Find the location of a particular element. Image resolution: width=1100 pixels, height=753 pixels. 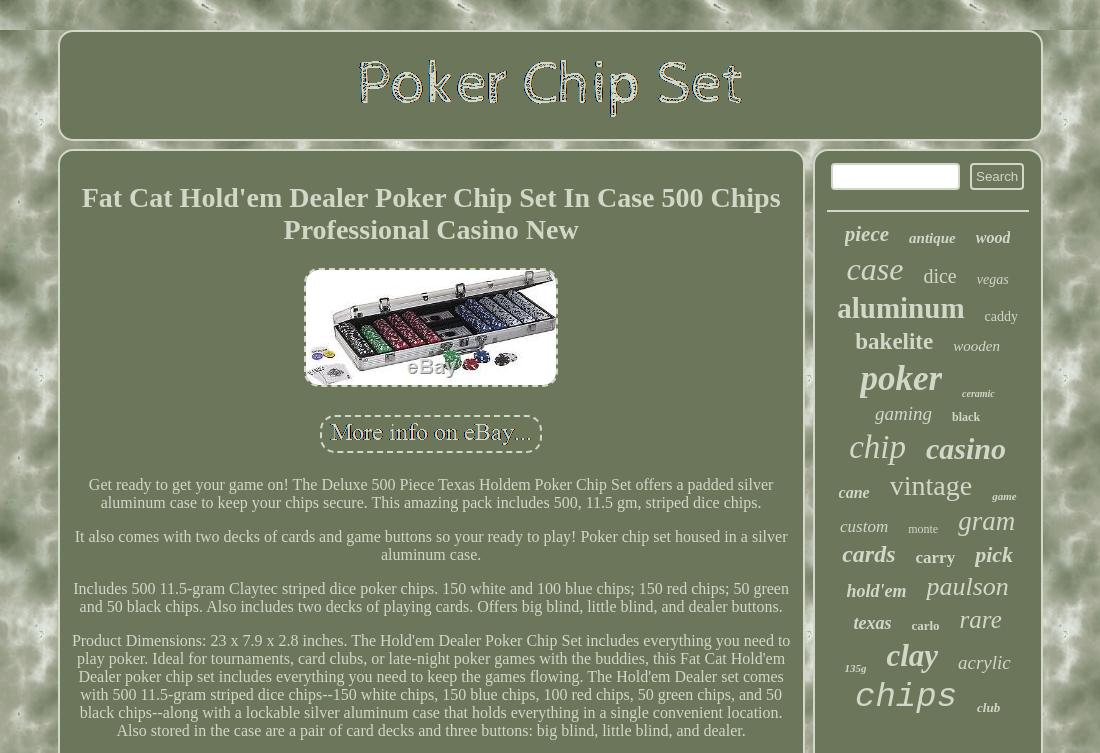

'game' is located at coordinates (1002, 495).